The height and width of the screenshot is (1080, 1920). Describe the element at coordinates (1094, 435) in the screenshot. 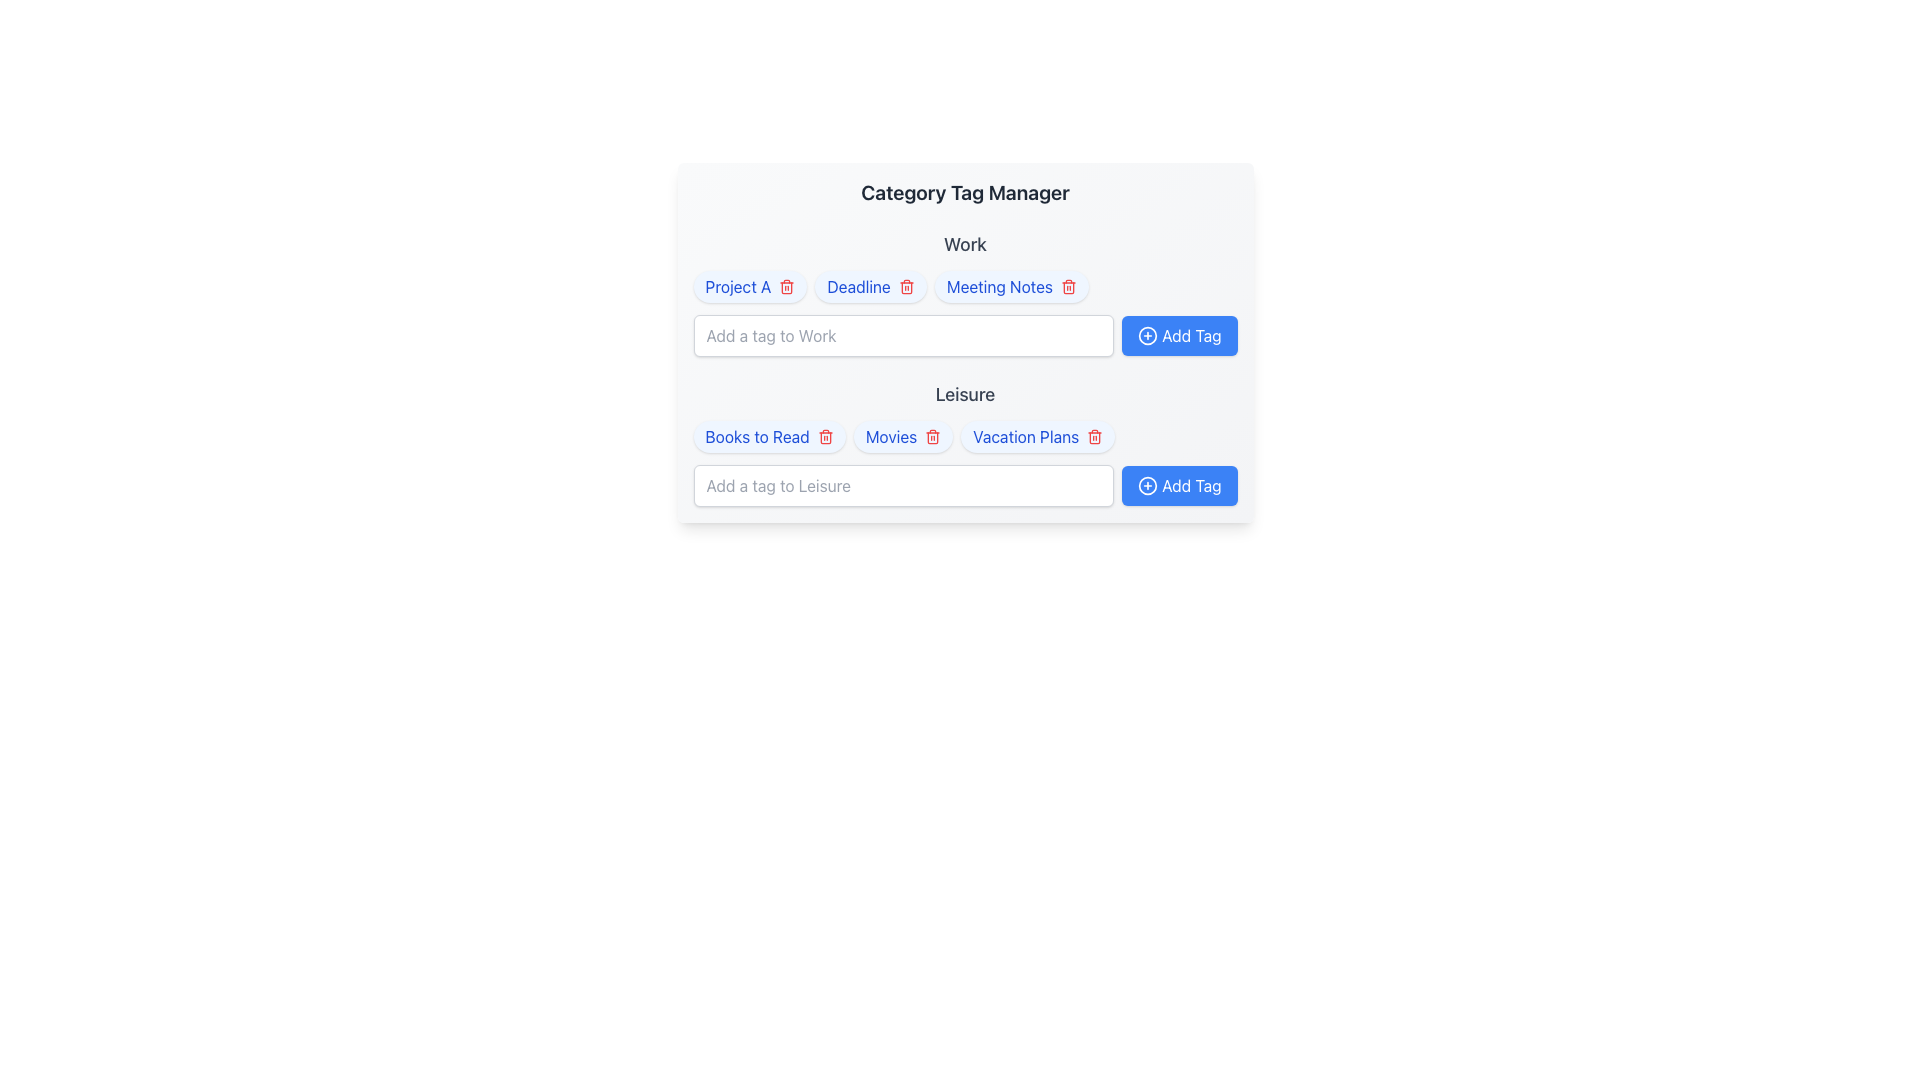

I see `the small red trash icon button representing the delete action located next to the 'Vacation Plans' text in the 'Leisure' section of the Category Tag Manager interface to observe the hover effect` at that location.